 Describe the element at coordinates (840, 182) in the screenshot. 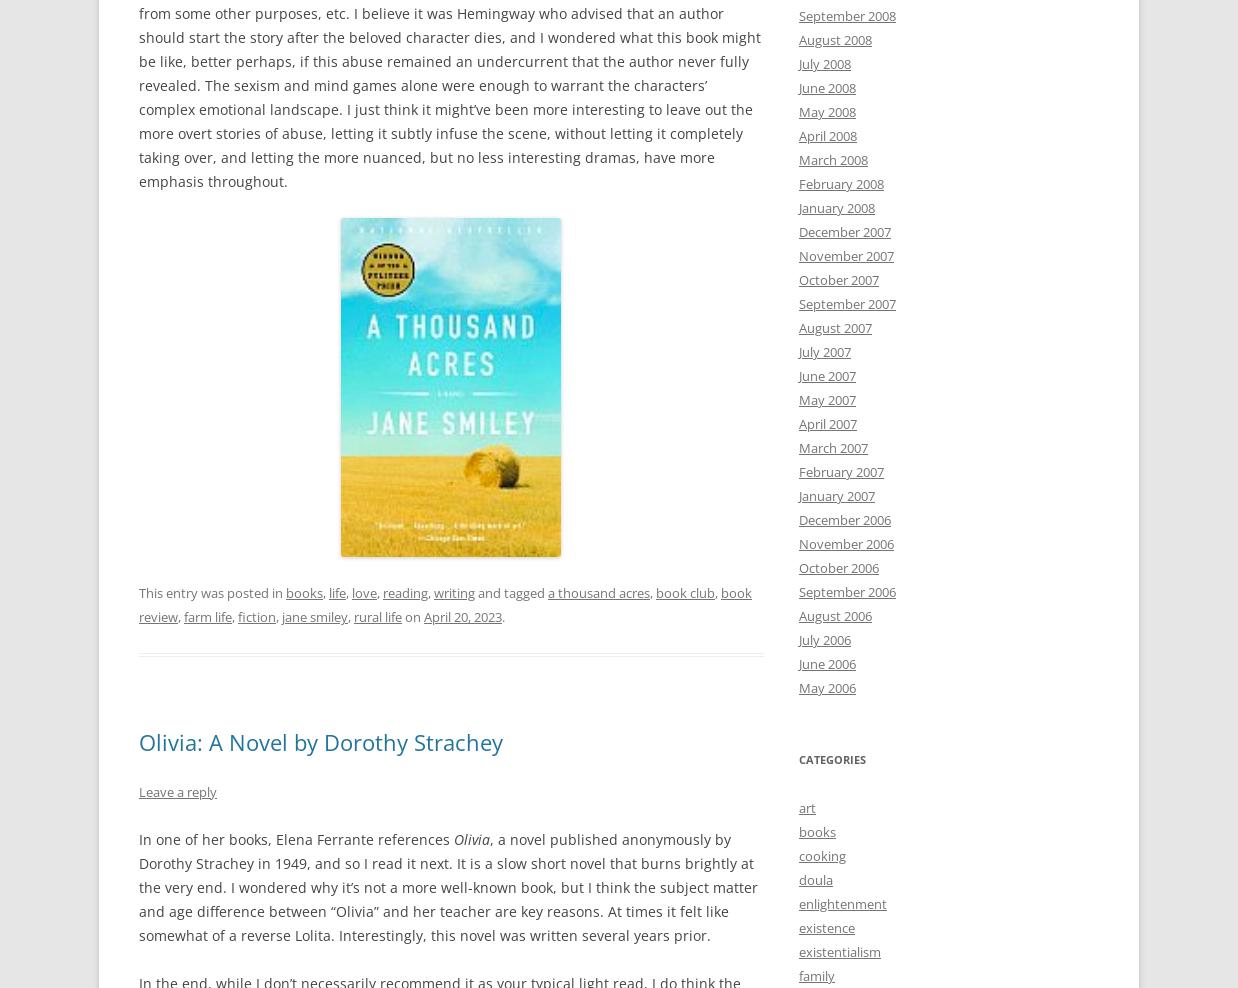

I see `'February 2008'` at that location.